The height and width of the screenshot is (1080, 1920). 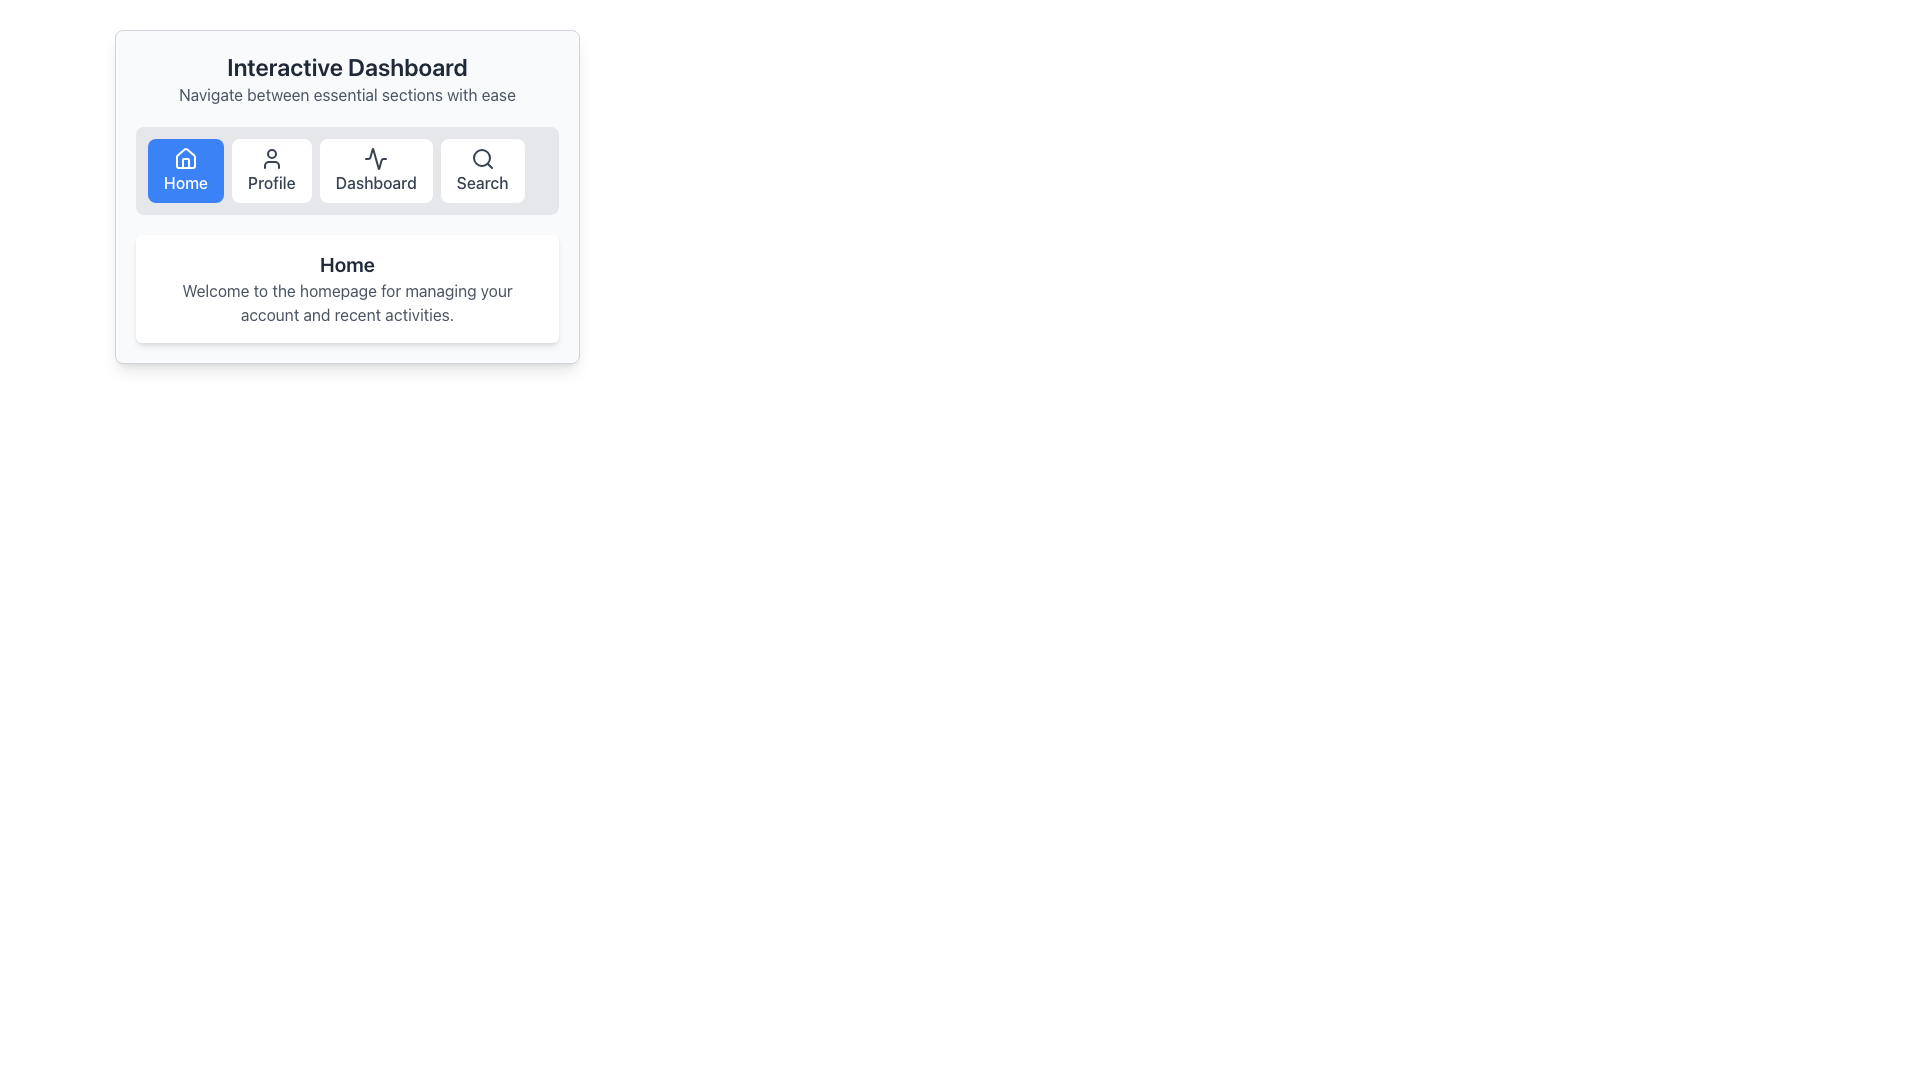 I want to click on text label displaying 'Home', which is styled with white text on a blue background, located in the navigation section on the top-left of the interface, so click(x=186, y=182).